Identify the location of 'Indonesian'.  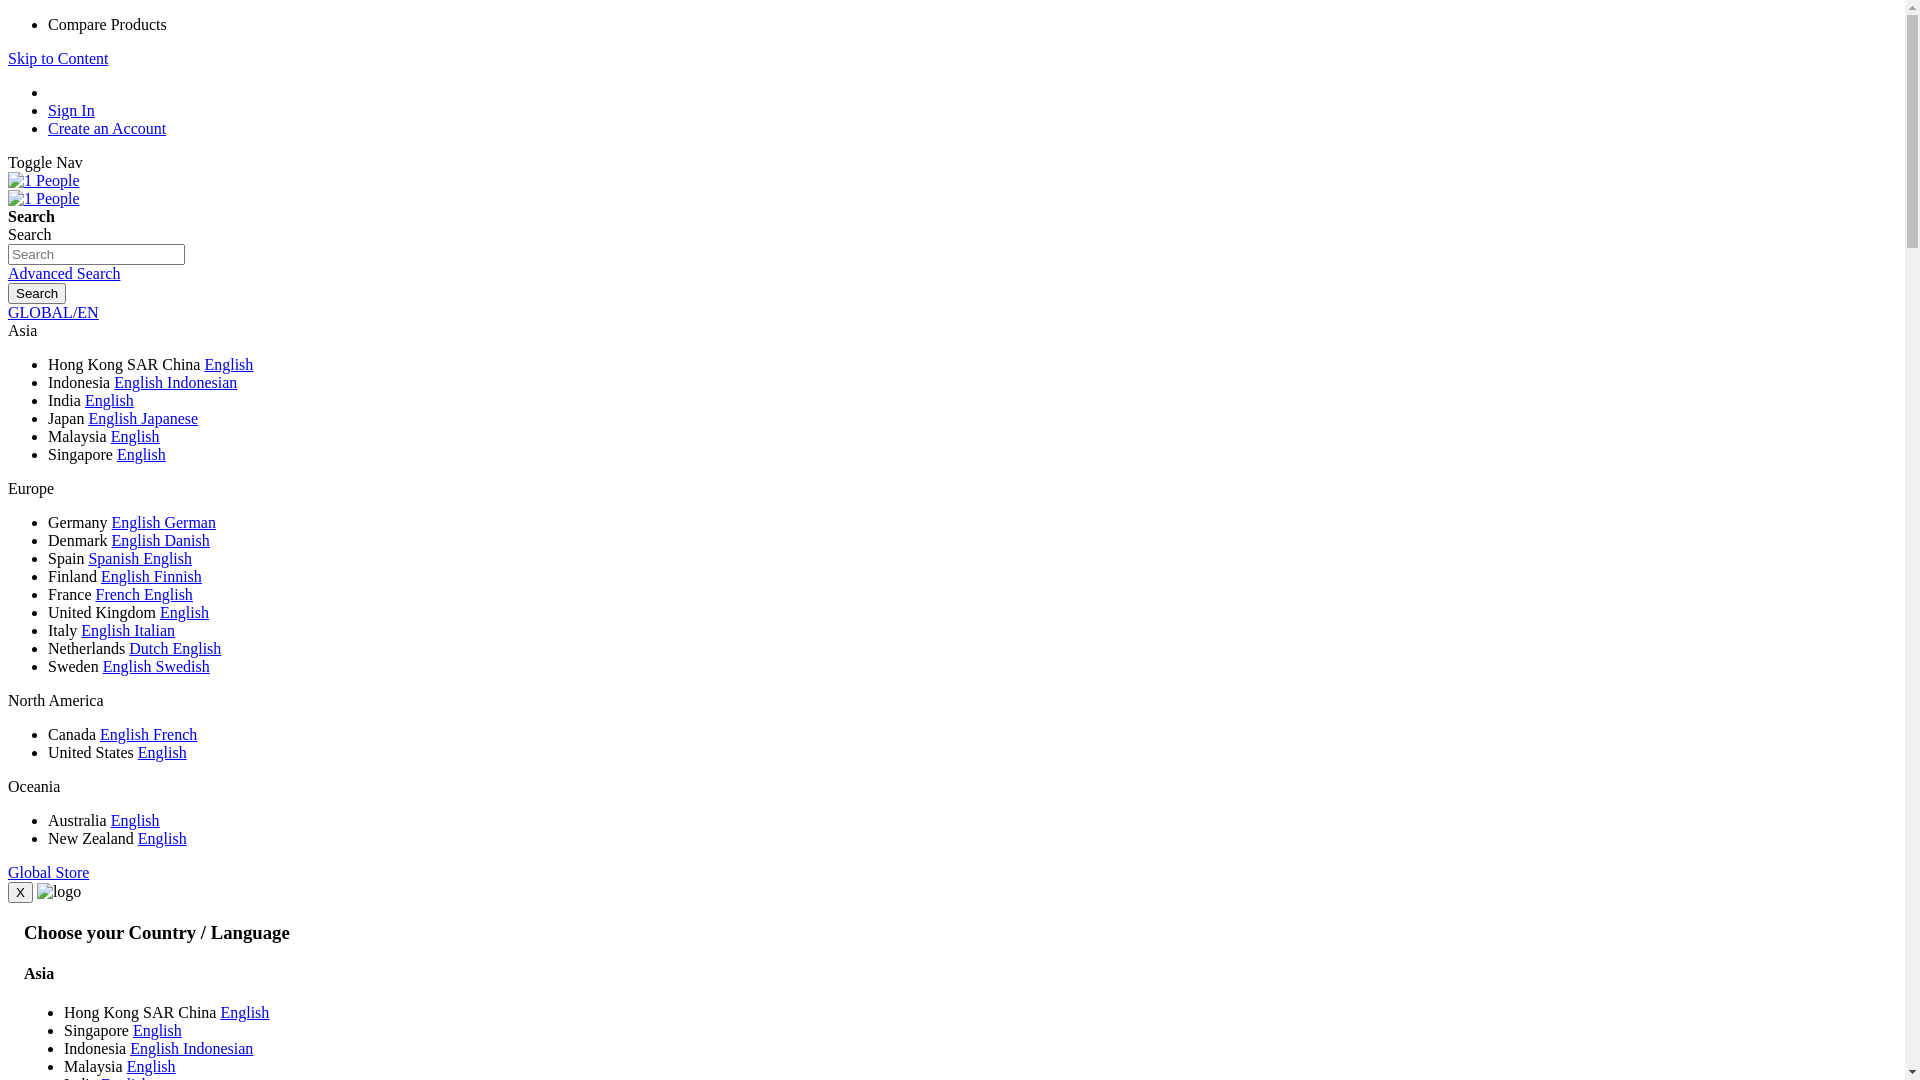
(217, 1047).